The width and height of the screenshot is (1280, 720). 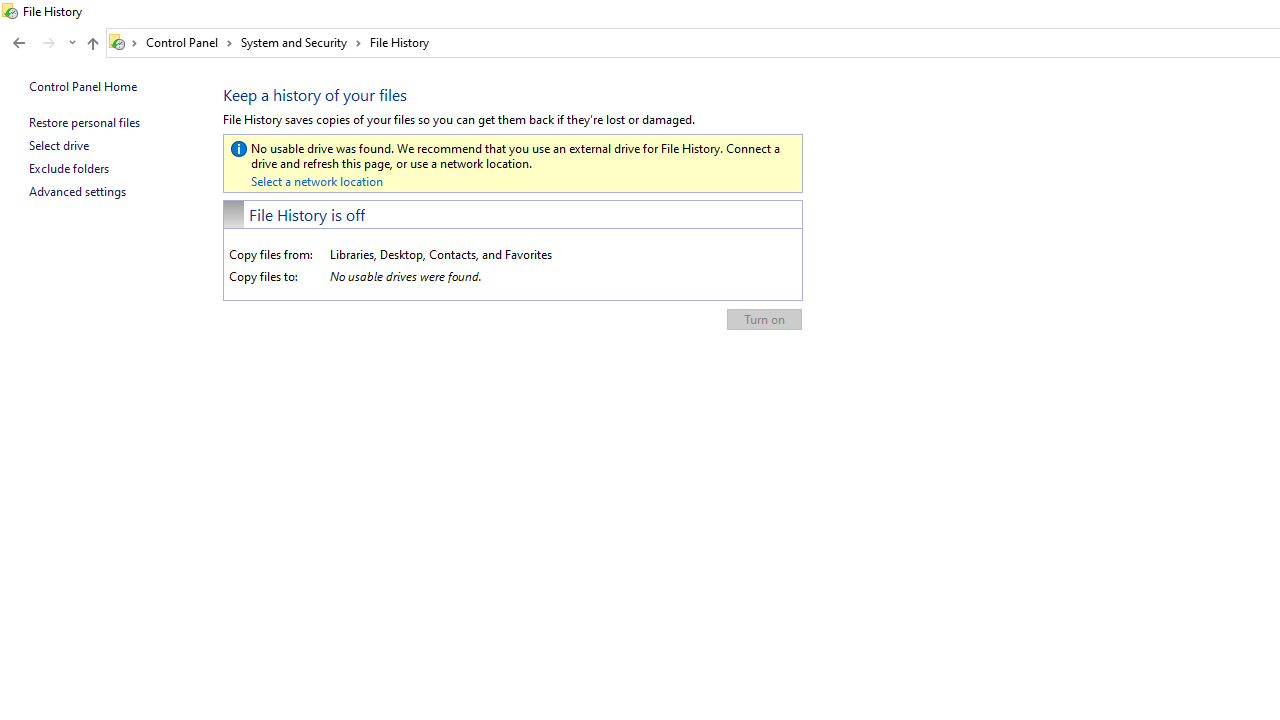 What do you see at coordinates (189, 42) in the screenshot?
I see `'Control Panel'` at bounding box center [189, 42].